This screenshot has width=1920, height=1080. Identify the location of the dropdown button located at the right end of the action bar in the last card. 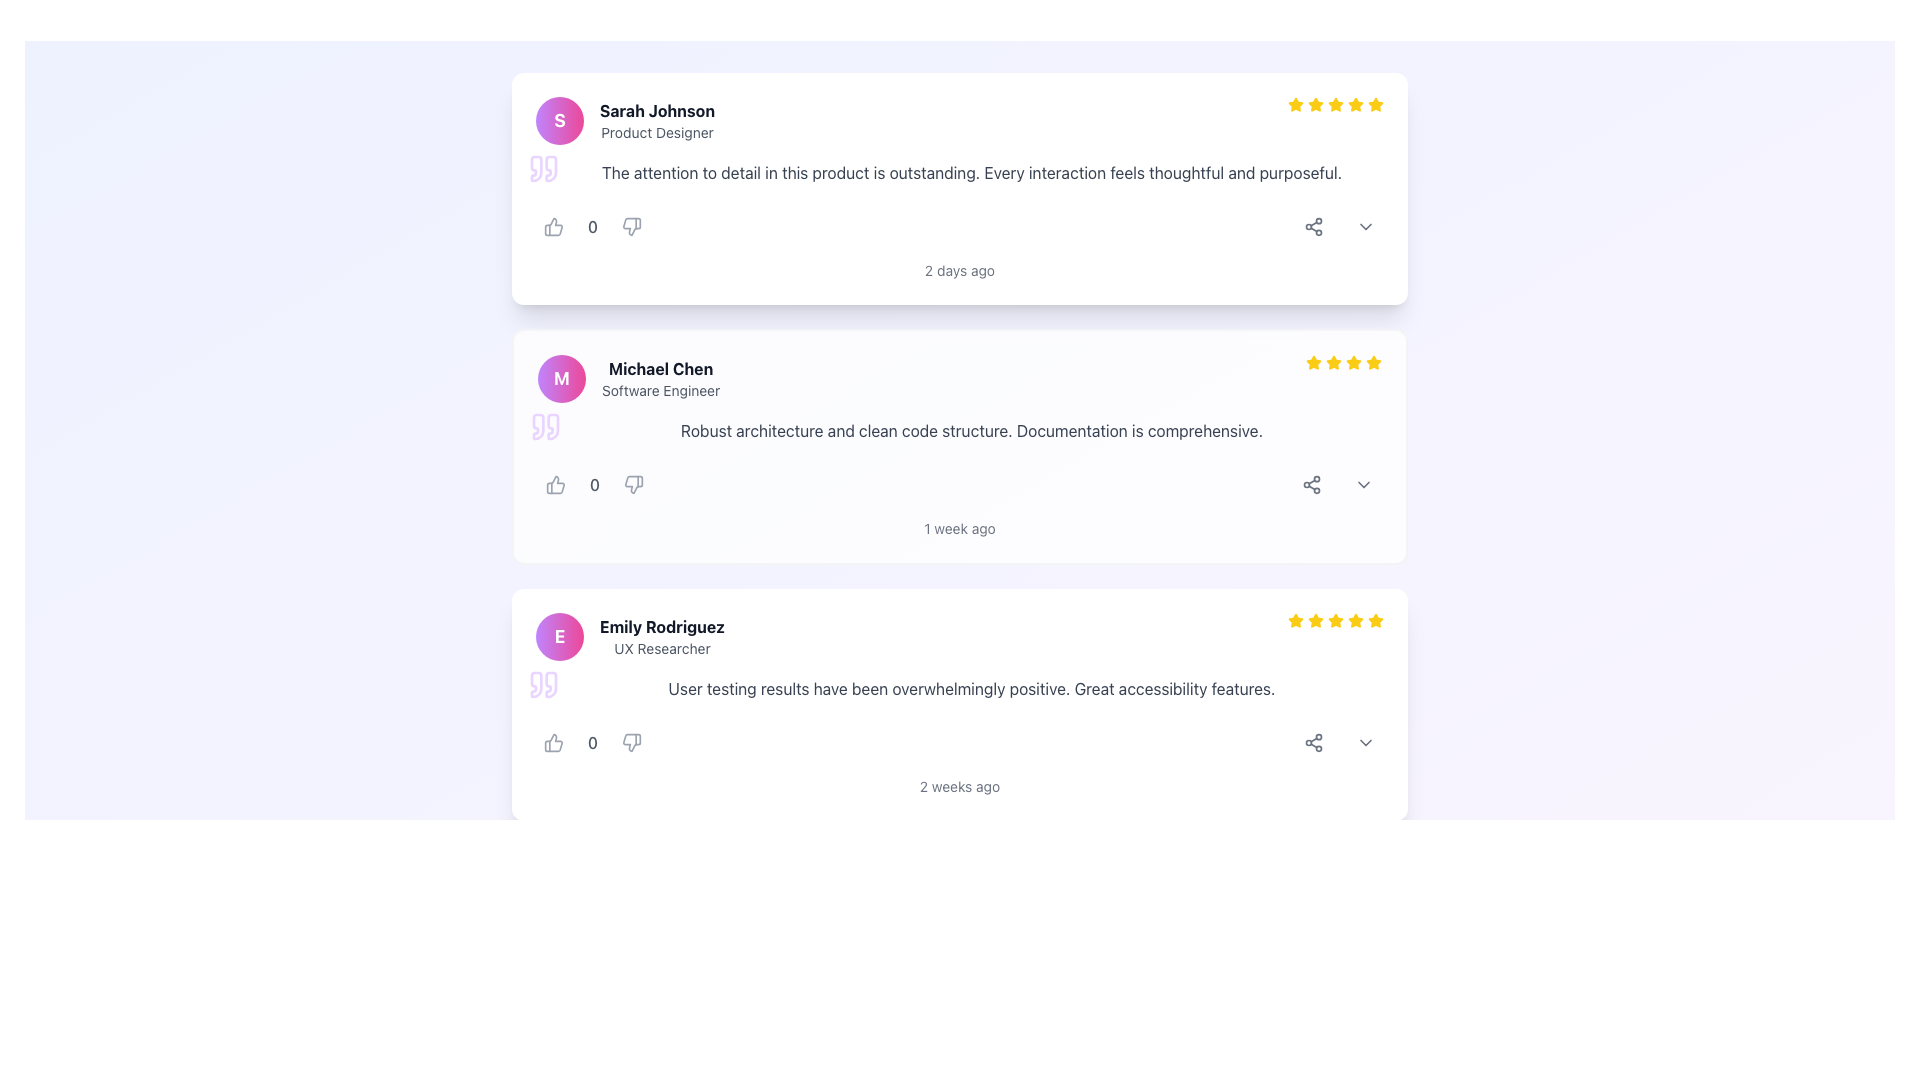
(1365, 743).